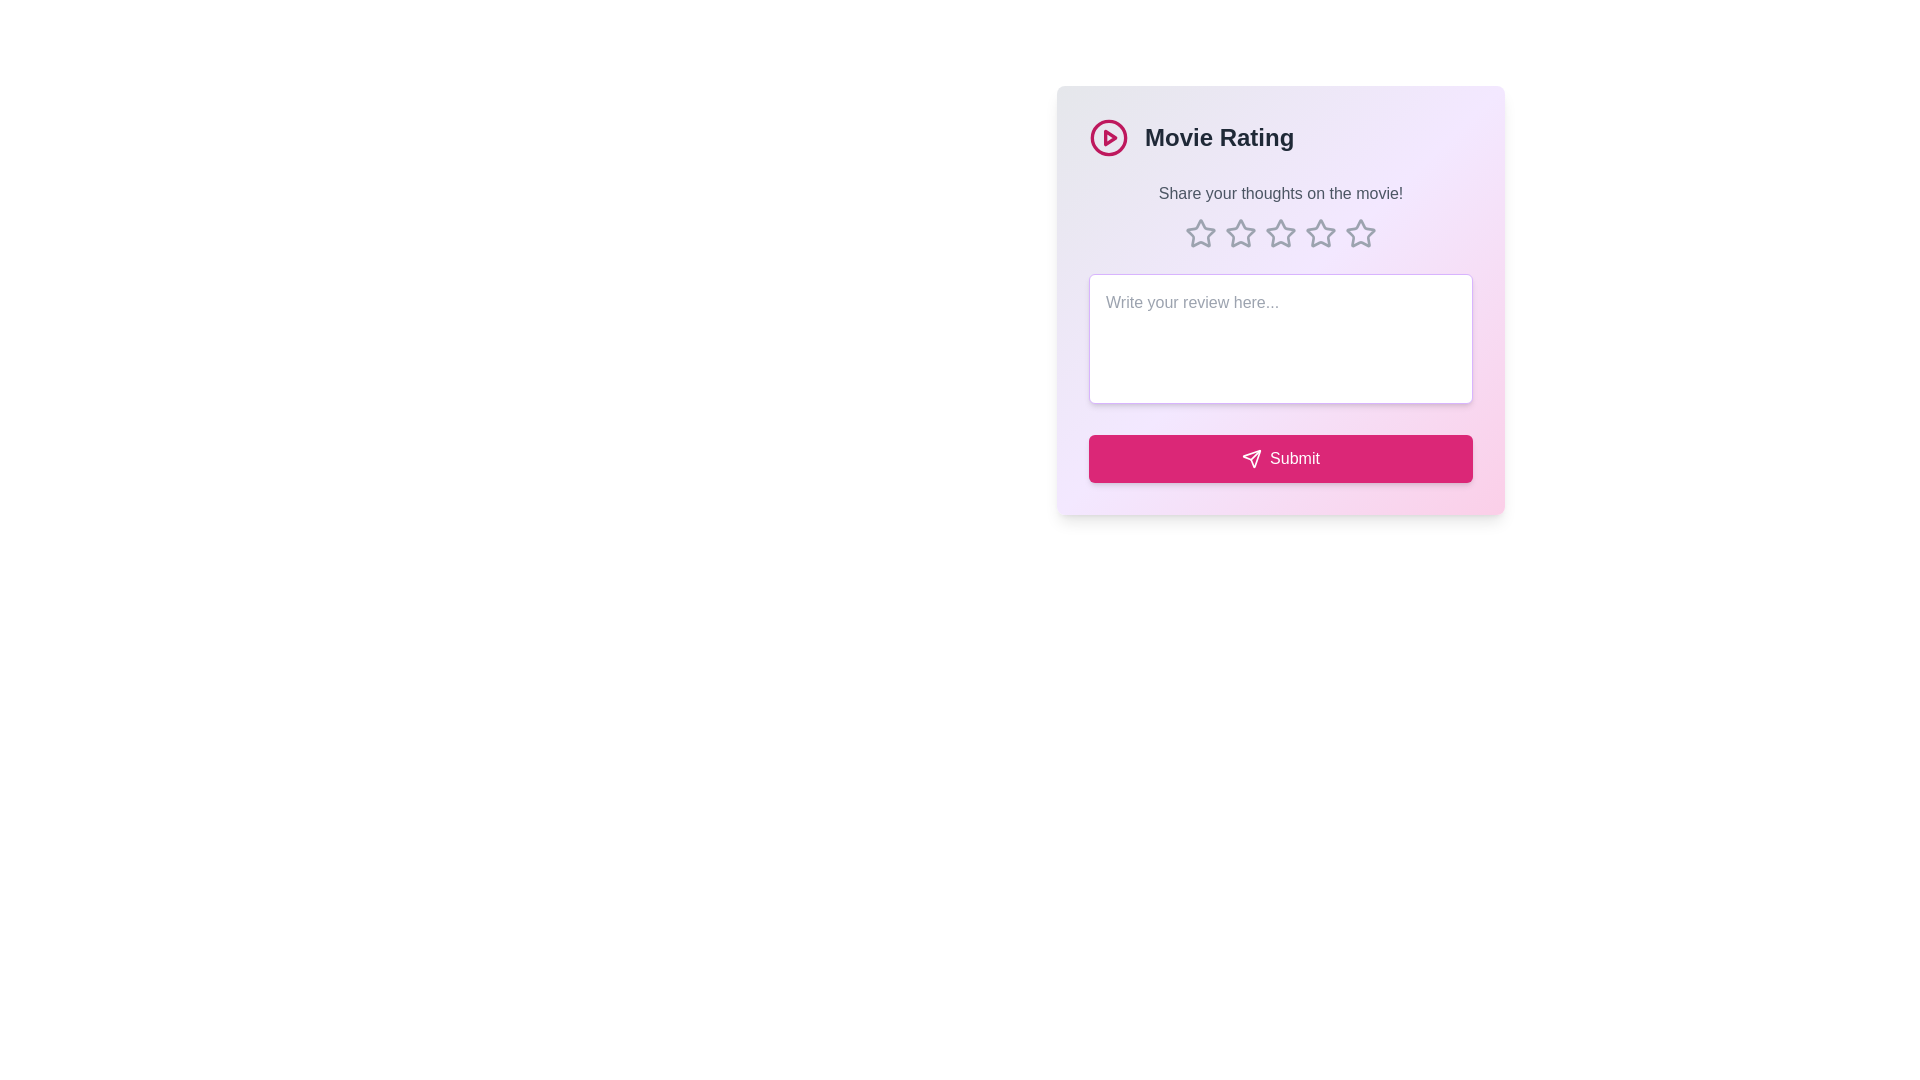  Describe the element at coordinates (1281, 193) in the screenshot. I see `the text label displaying 'Share your thoughts on the movie!' which is positioned below the title 'Movie Rating' and above the star icons` at that location.